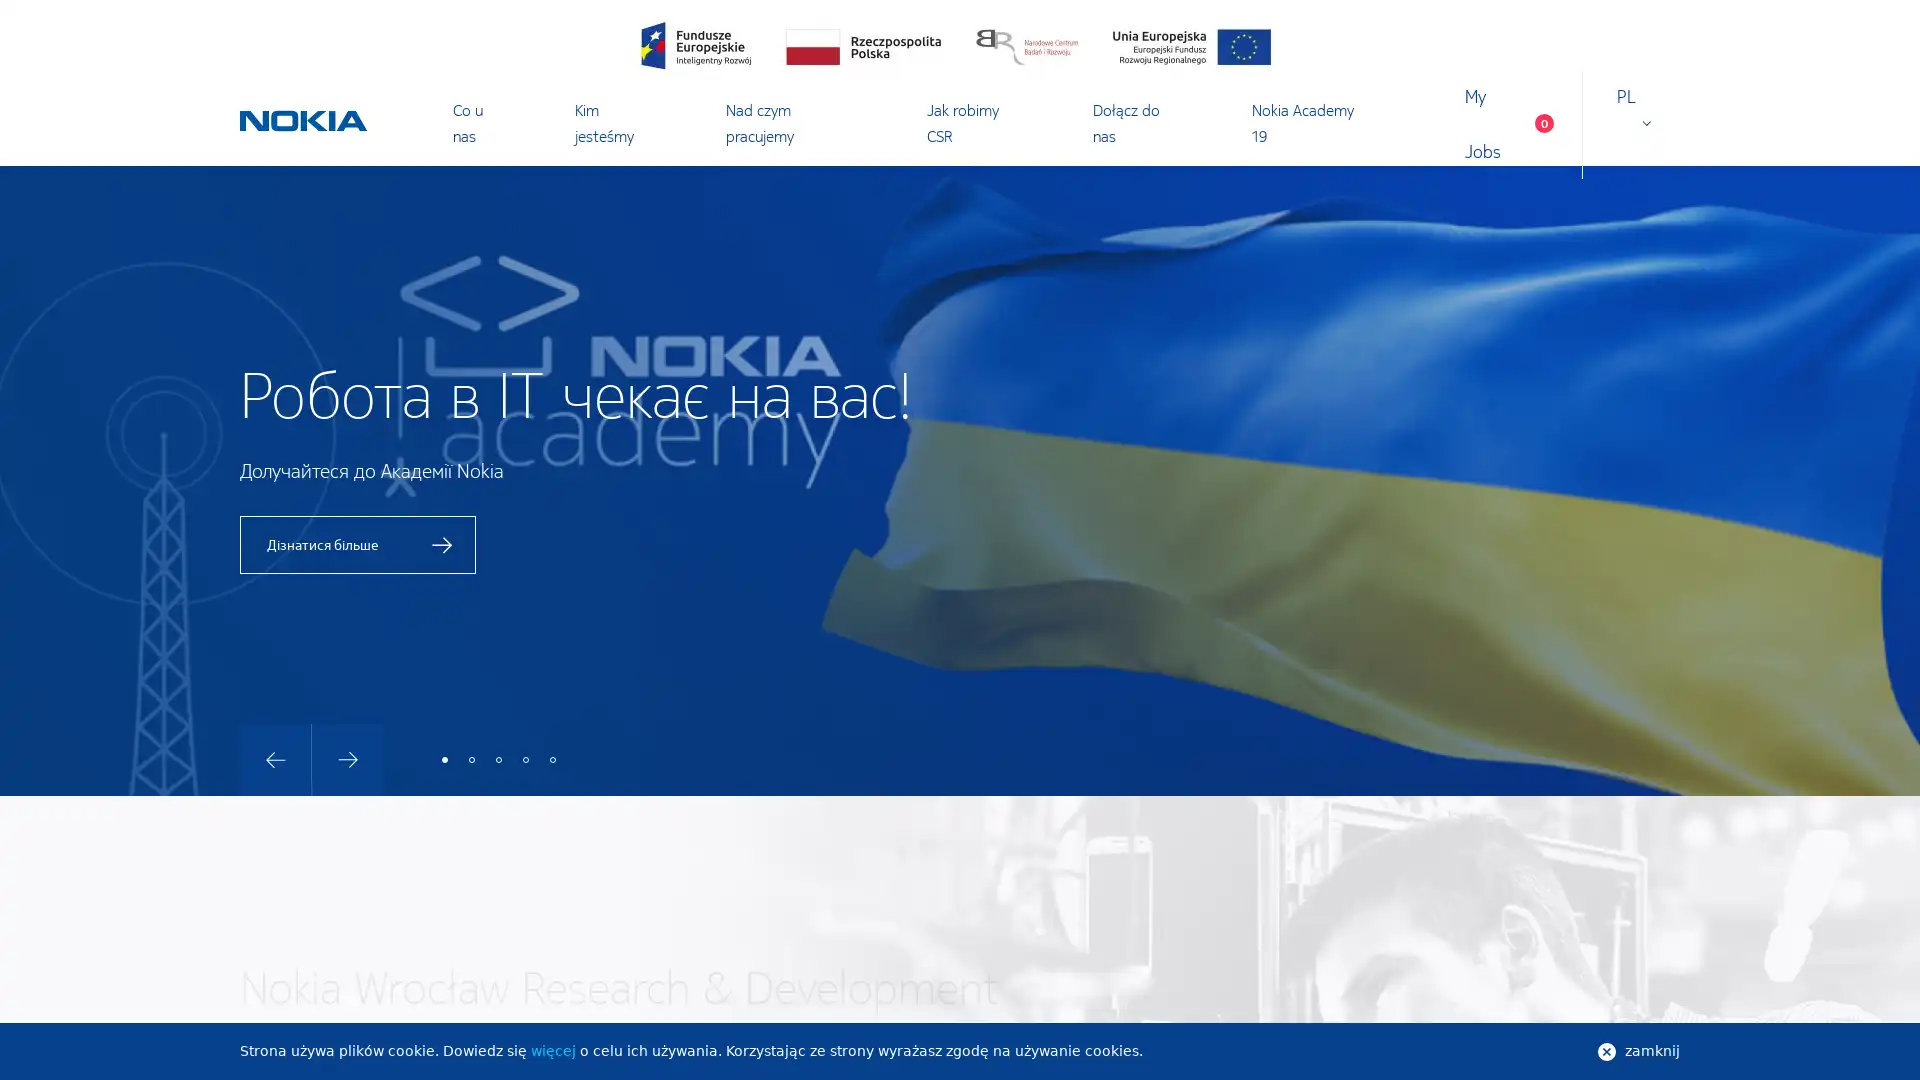  What do you see at coordinates (499, 759) in the screenshot?
I see `Go to slide 3` at bounding box center [499, 759].